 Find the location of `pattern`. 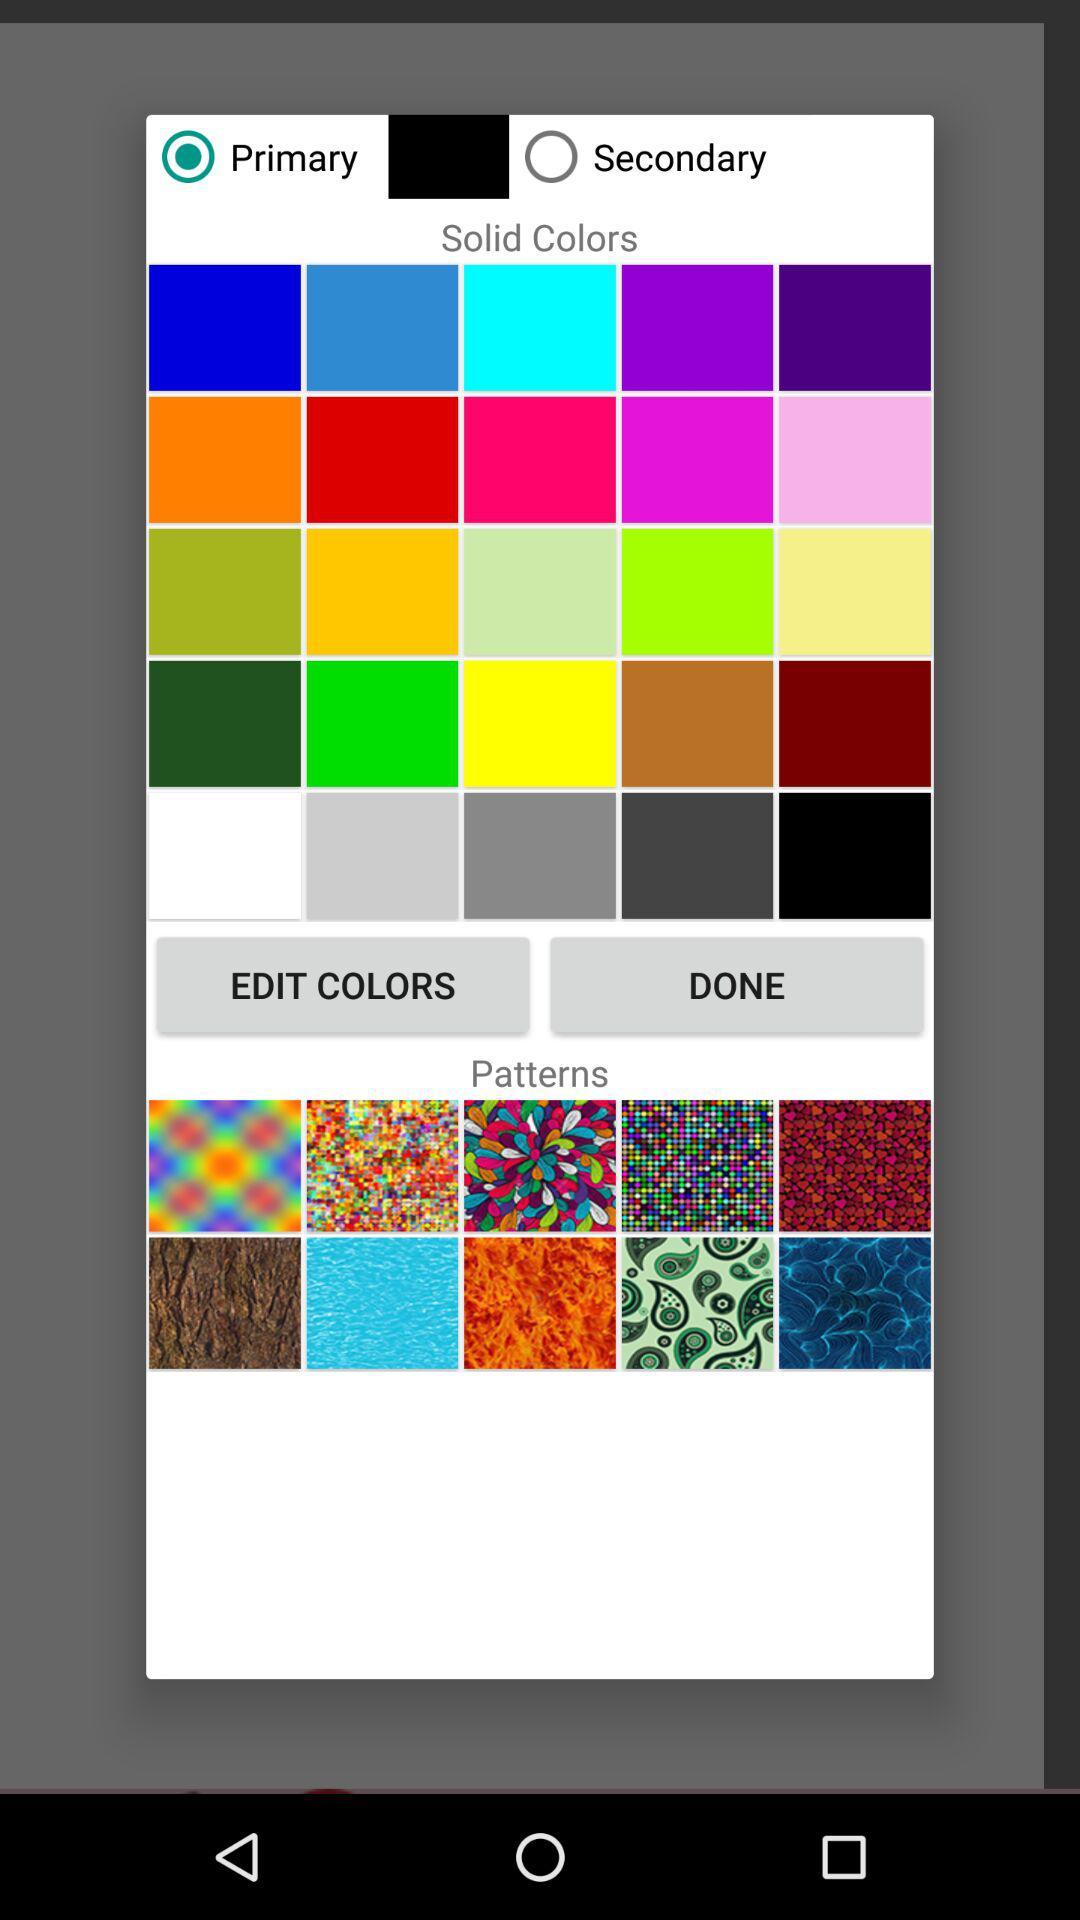

pattern is located at coordinates (540, 1165).